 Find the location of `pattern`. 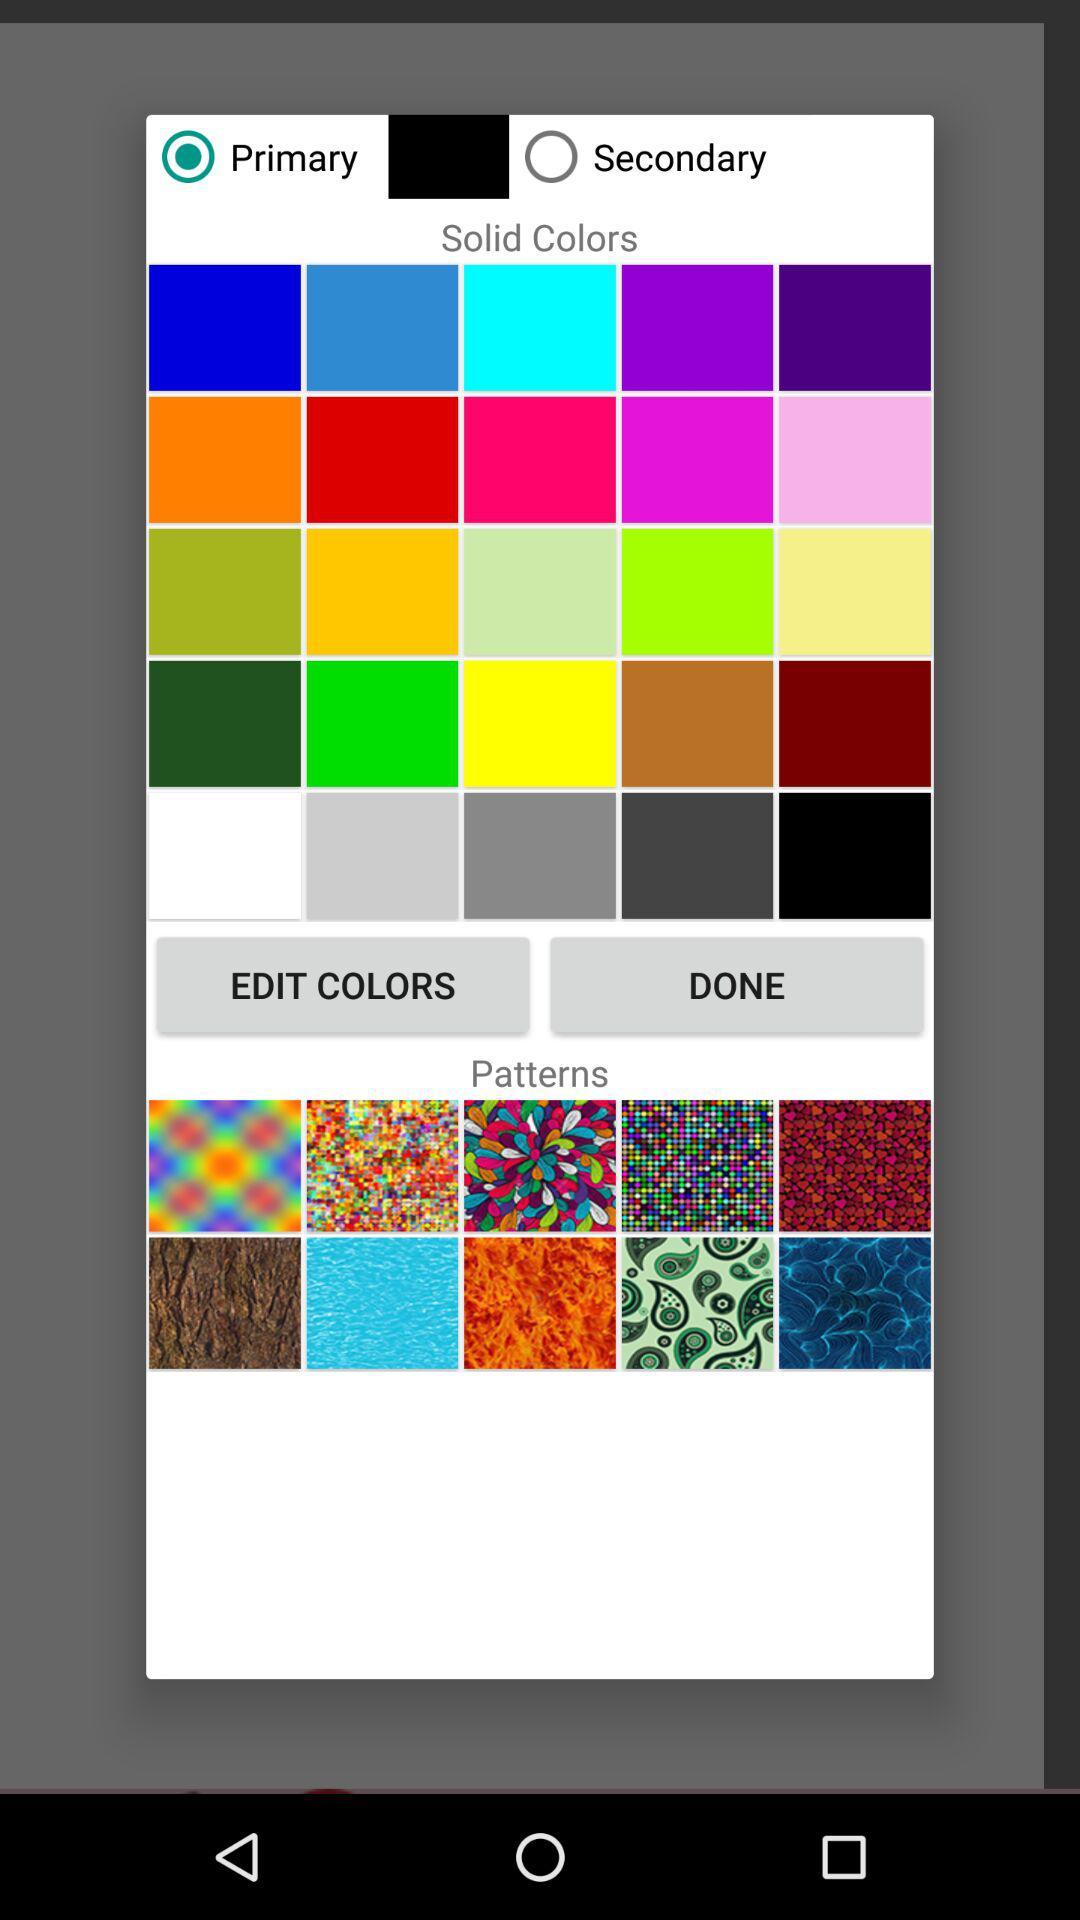

pattern is located at coordinates (540, 1165).